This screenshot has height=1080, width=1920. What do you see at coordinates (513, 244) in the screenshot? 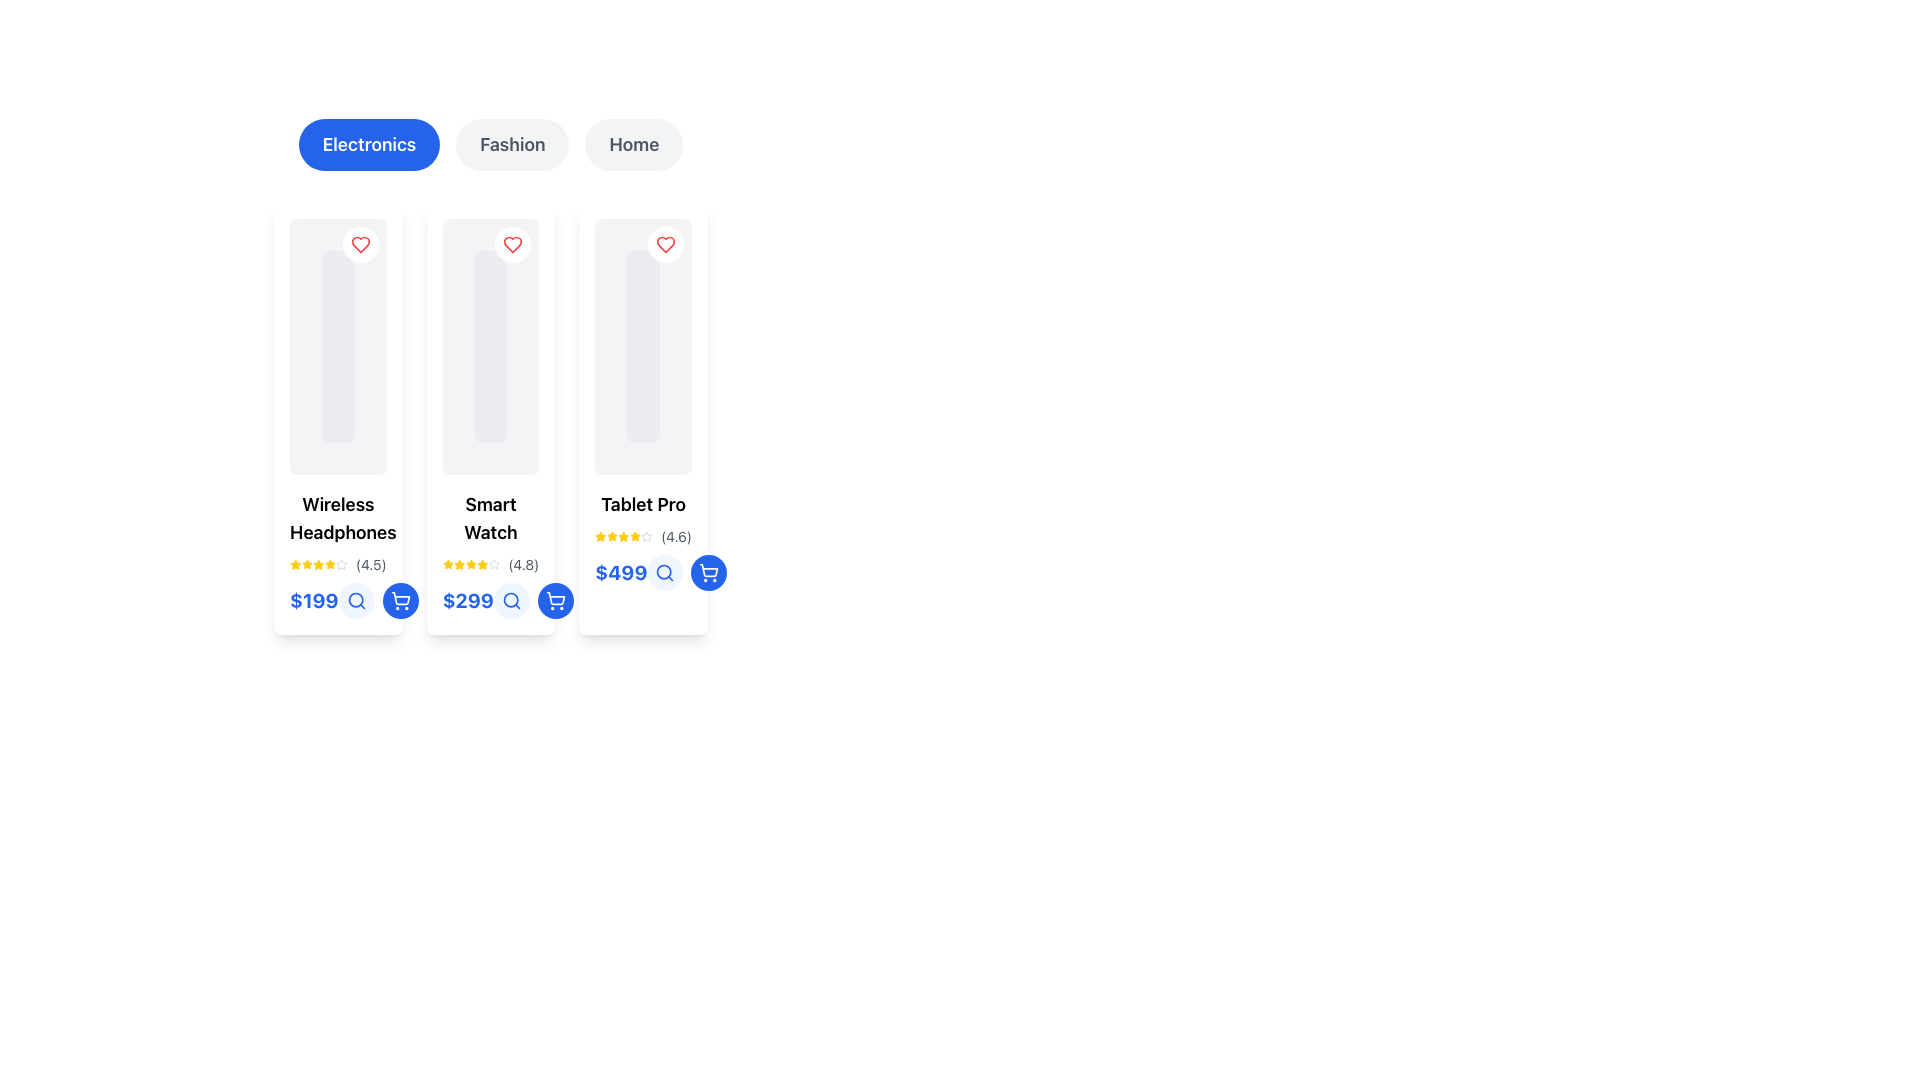
I see `the 'like' button (heart icon) located in the top-right corner of the 'Smart Watch' product item card` at bounding box center [513, 244].